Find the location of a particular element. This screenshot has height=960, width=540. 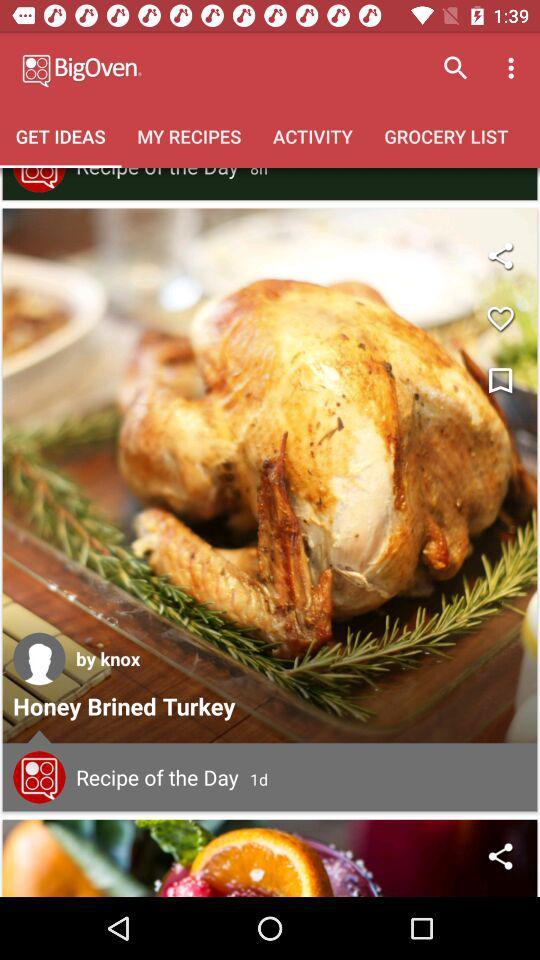

share recipe is located at coordinates (499, 855).